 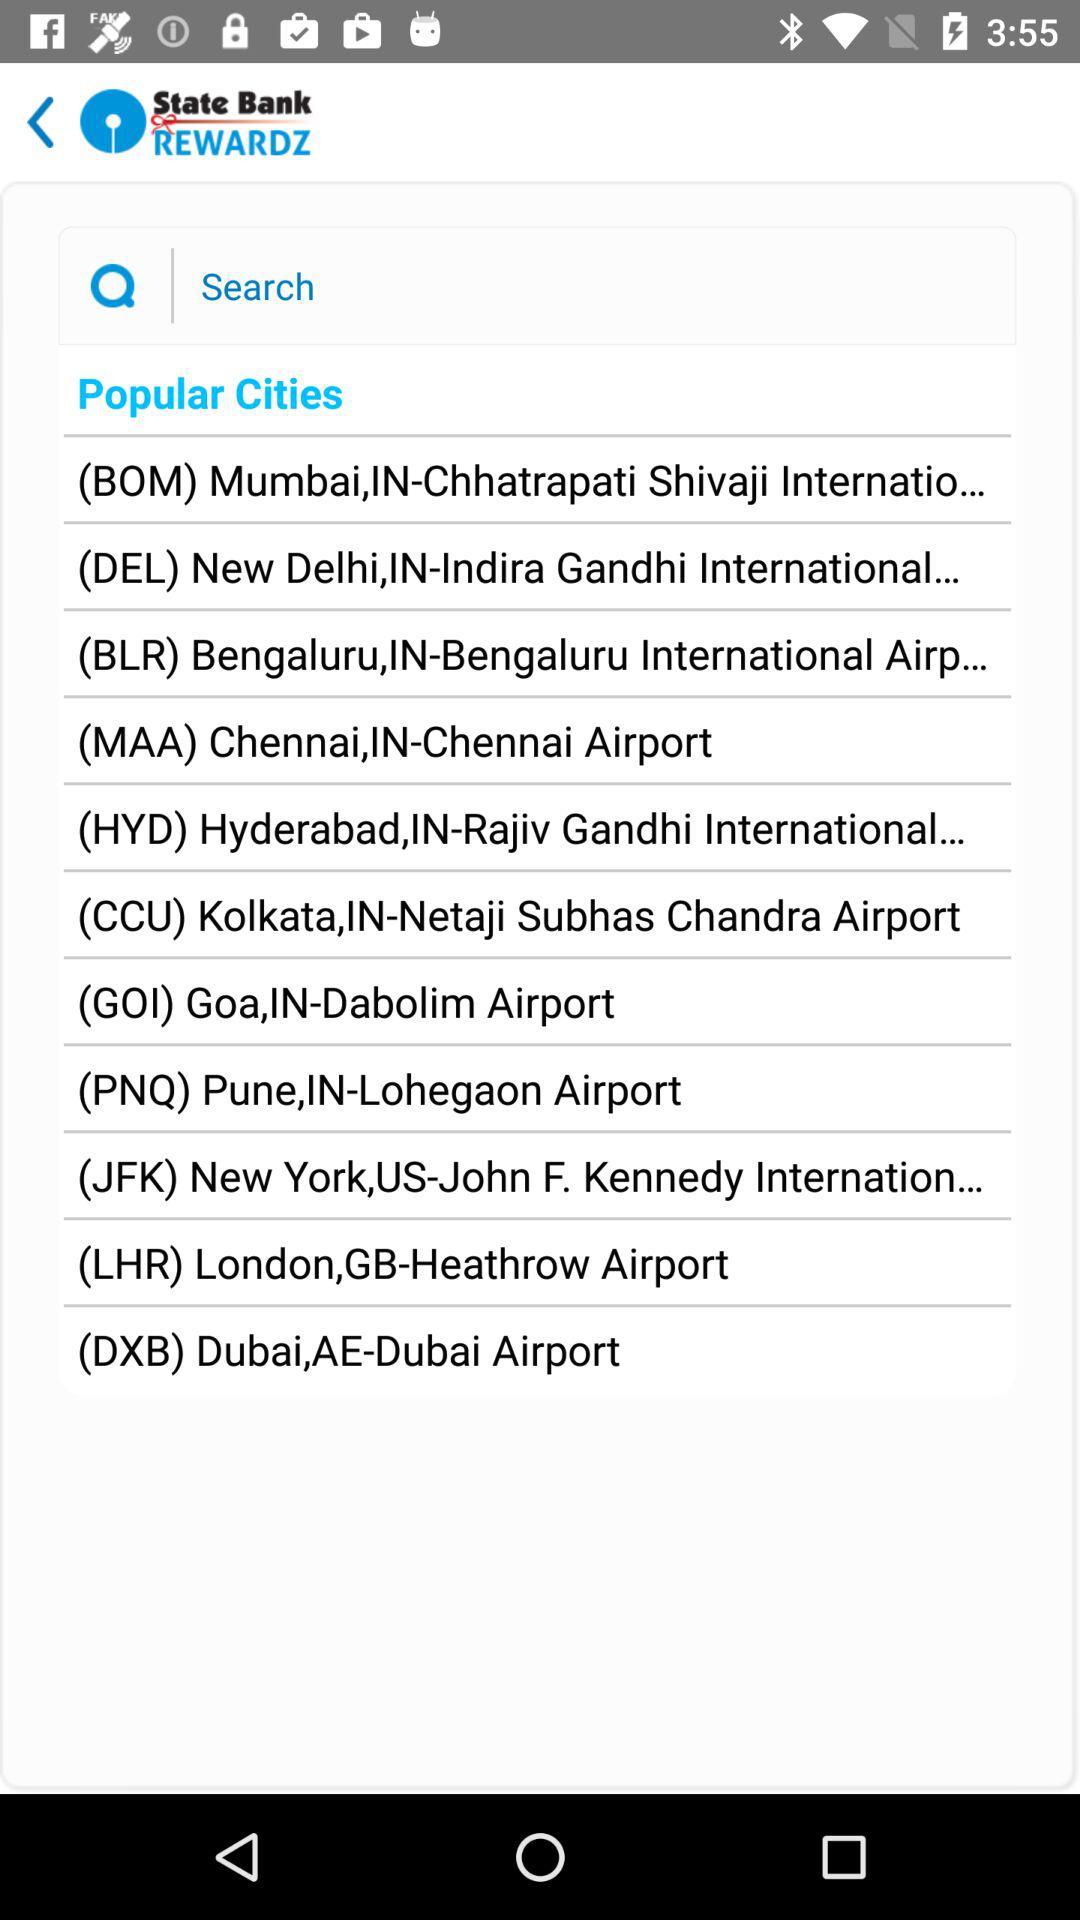 I want to click on pnq pune in icon, so click(x=379, y=1087).